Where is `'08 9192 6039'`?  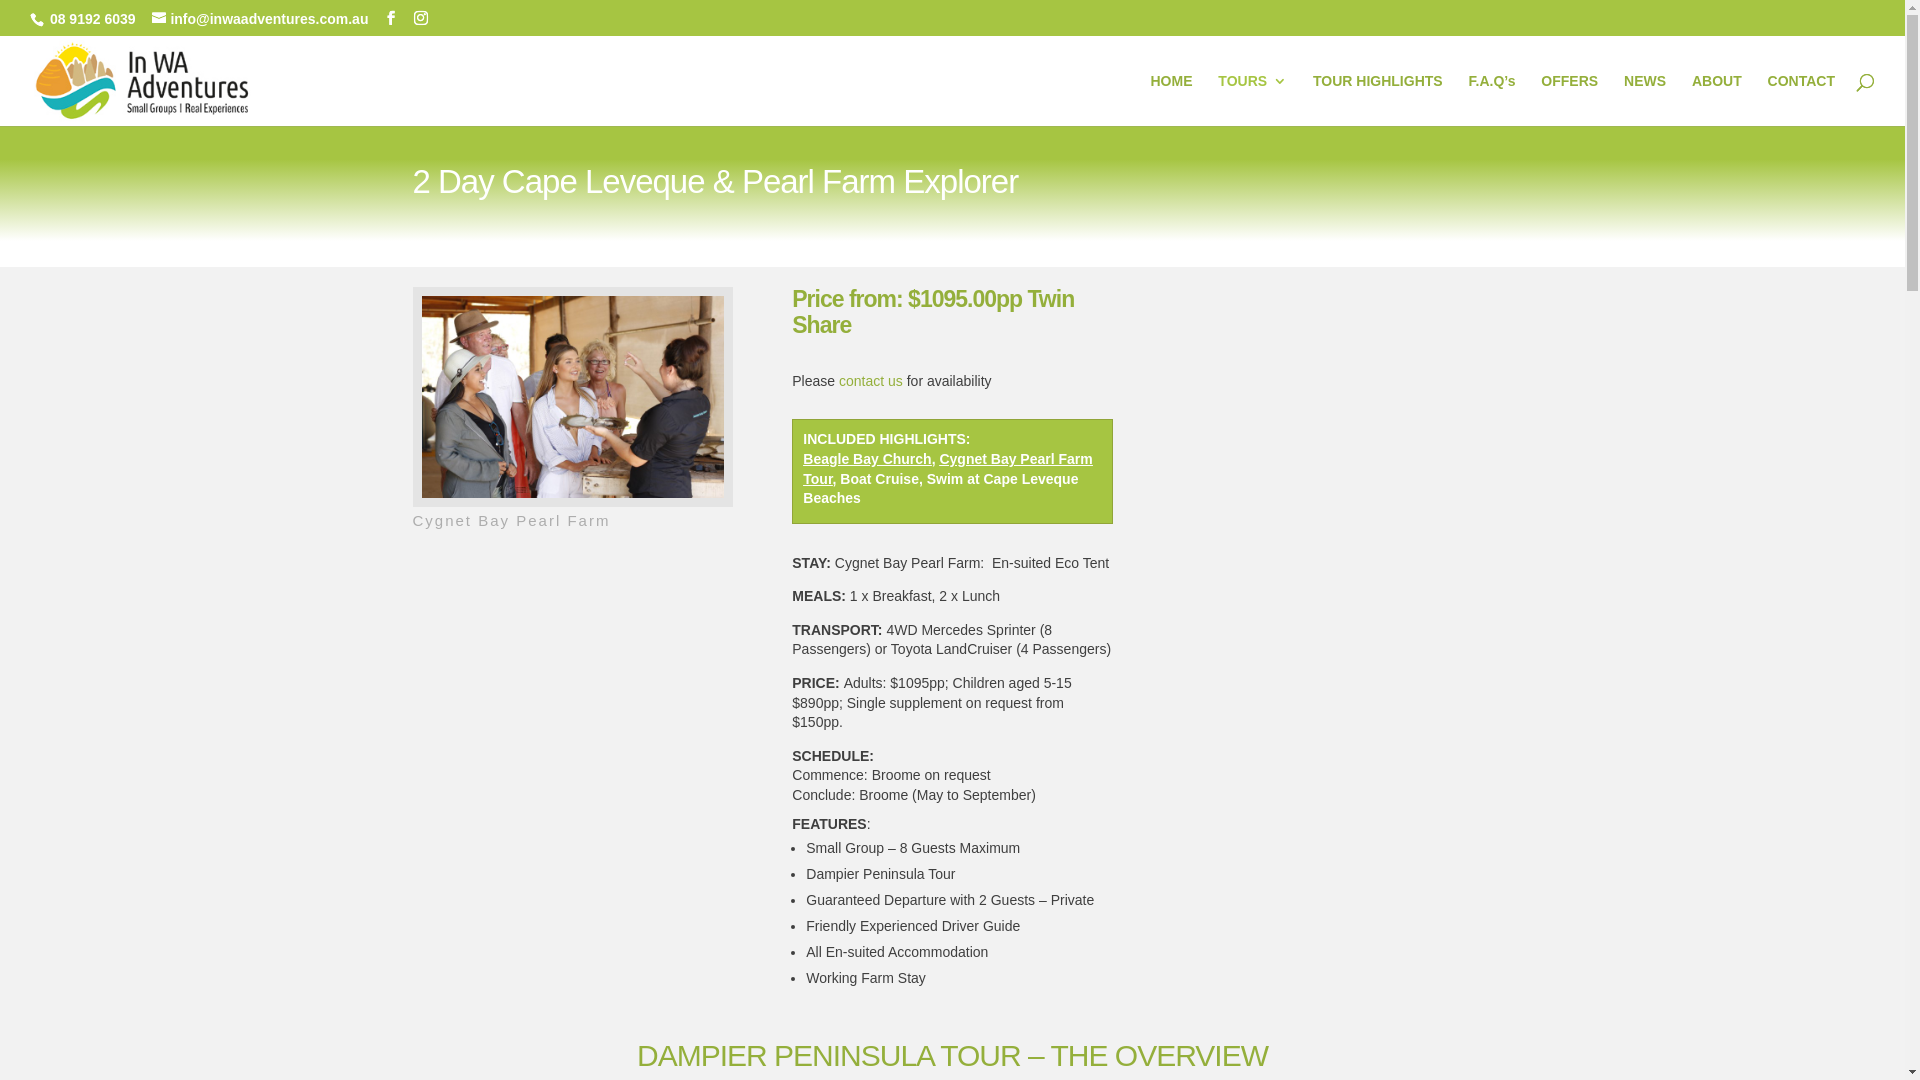 '08 9192 6039' is located at coordinates (90, 18).